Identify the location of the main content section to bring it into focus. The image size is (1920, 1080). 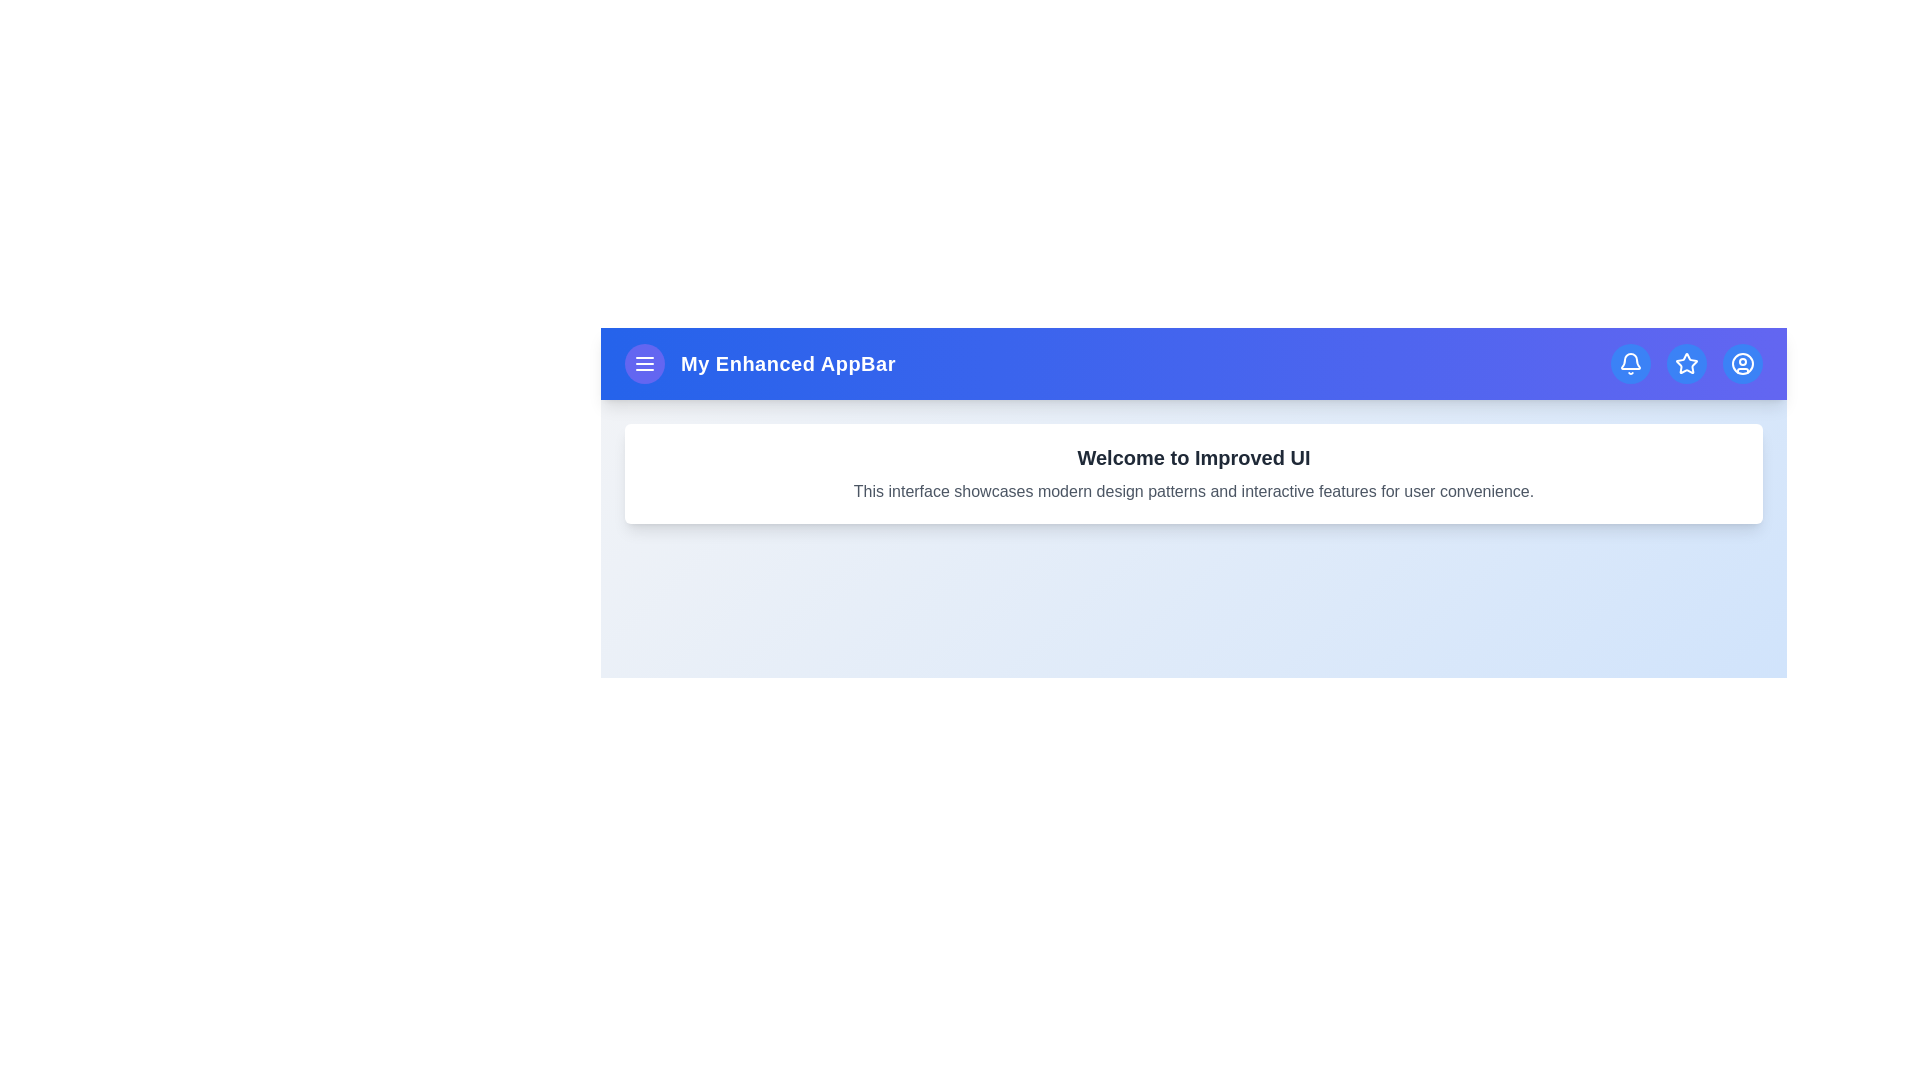
(1194, 474).